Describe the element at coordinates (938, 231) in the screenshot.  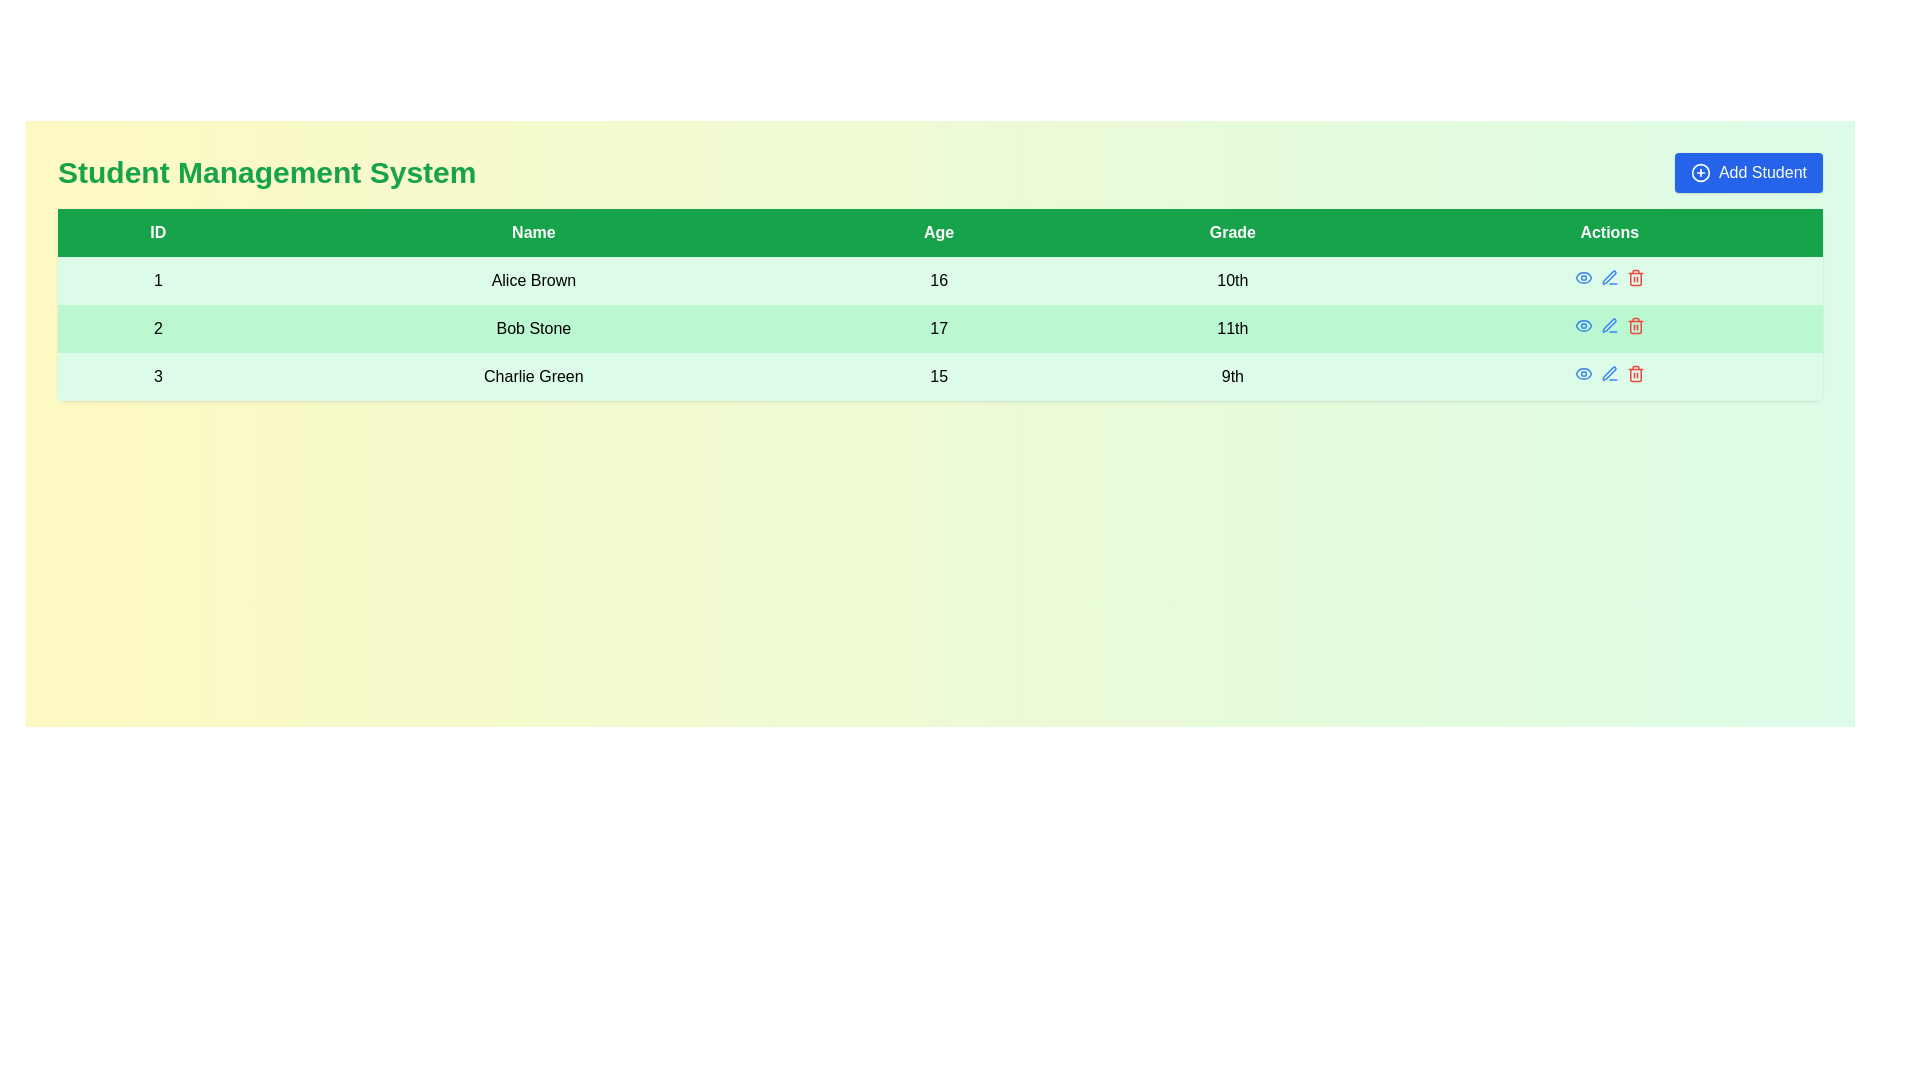
I see `the Table Header Cell with the dark green background and white text that reads 'Age', located as the third column header in the table` at that location.